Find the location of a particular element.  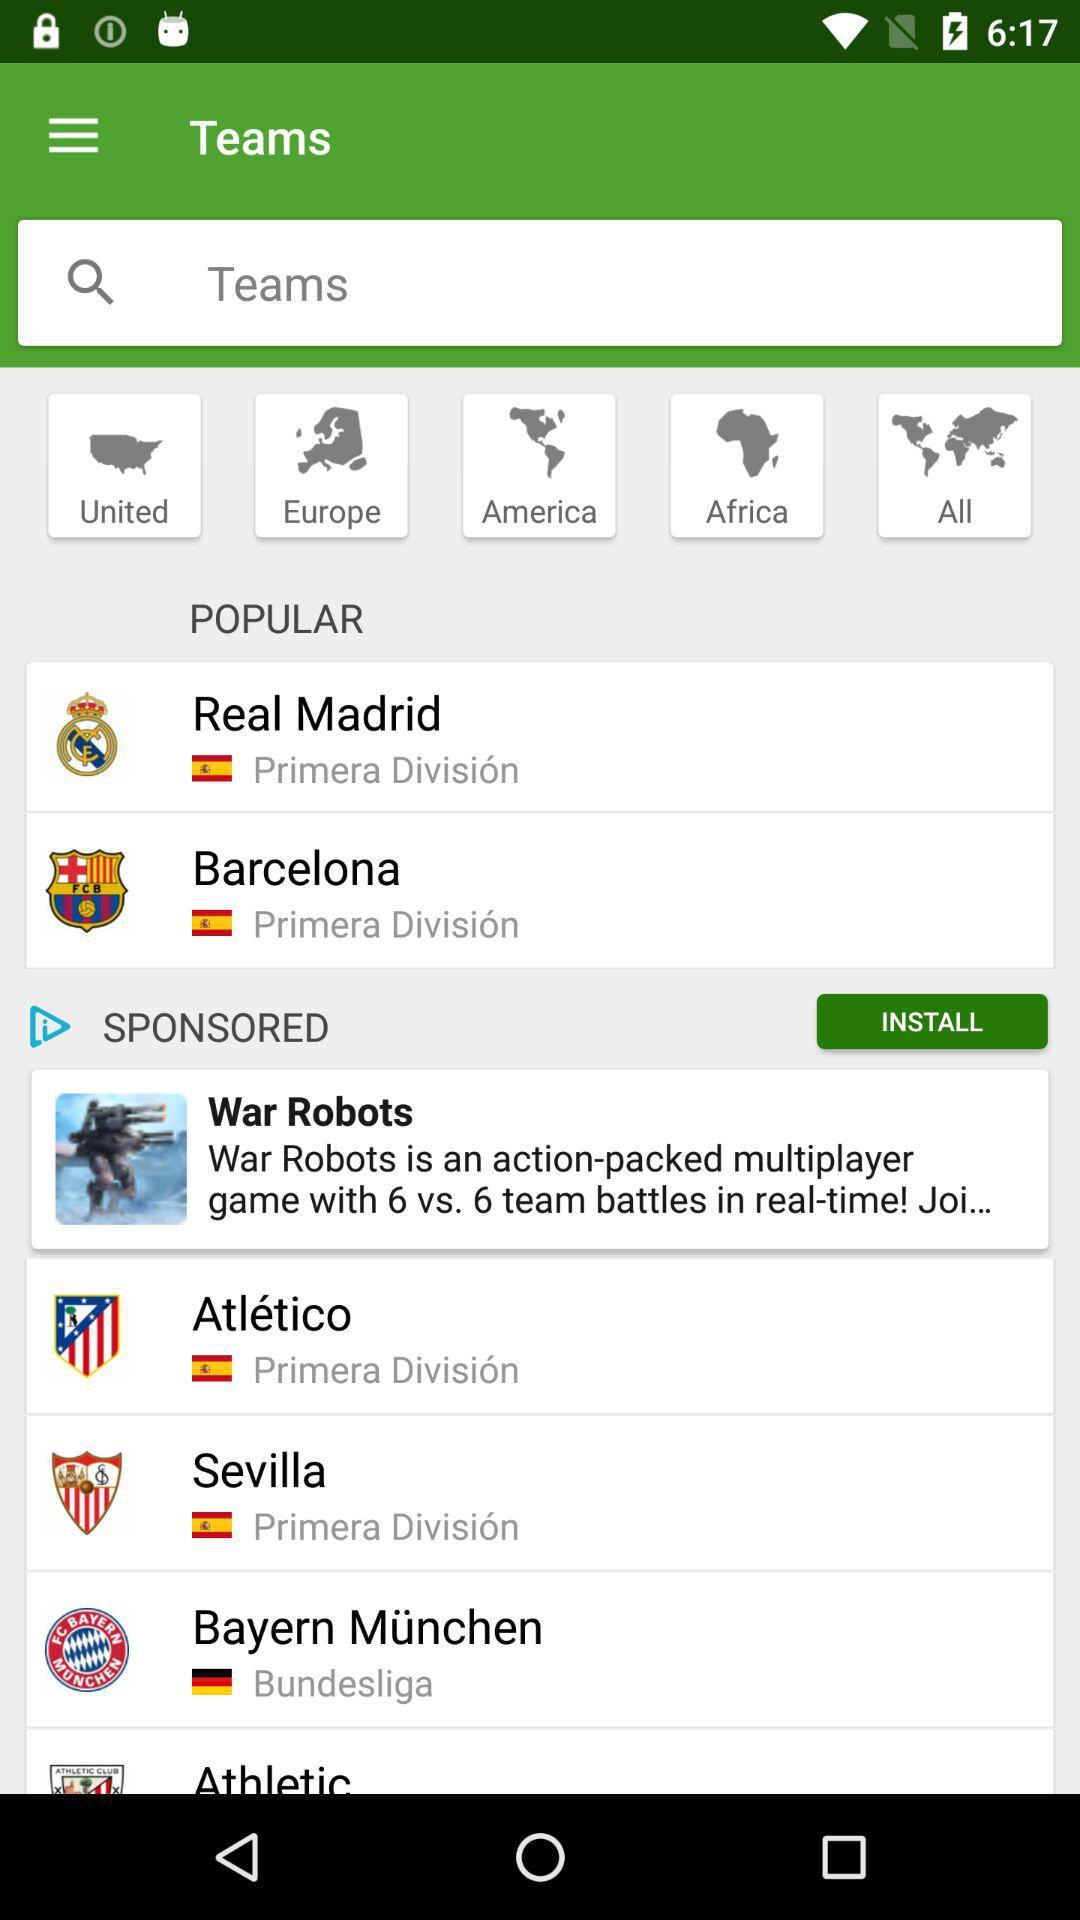

the icon to the right of the united states item is located at coordinates (330, 465).